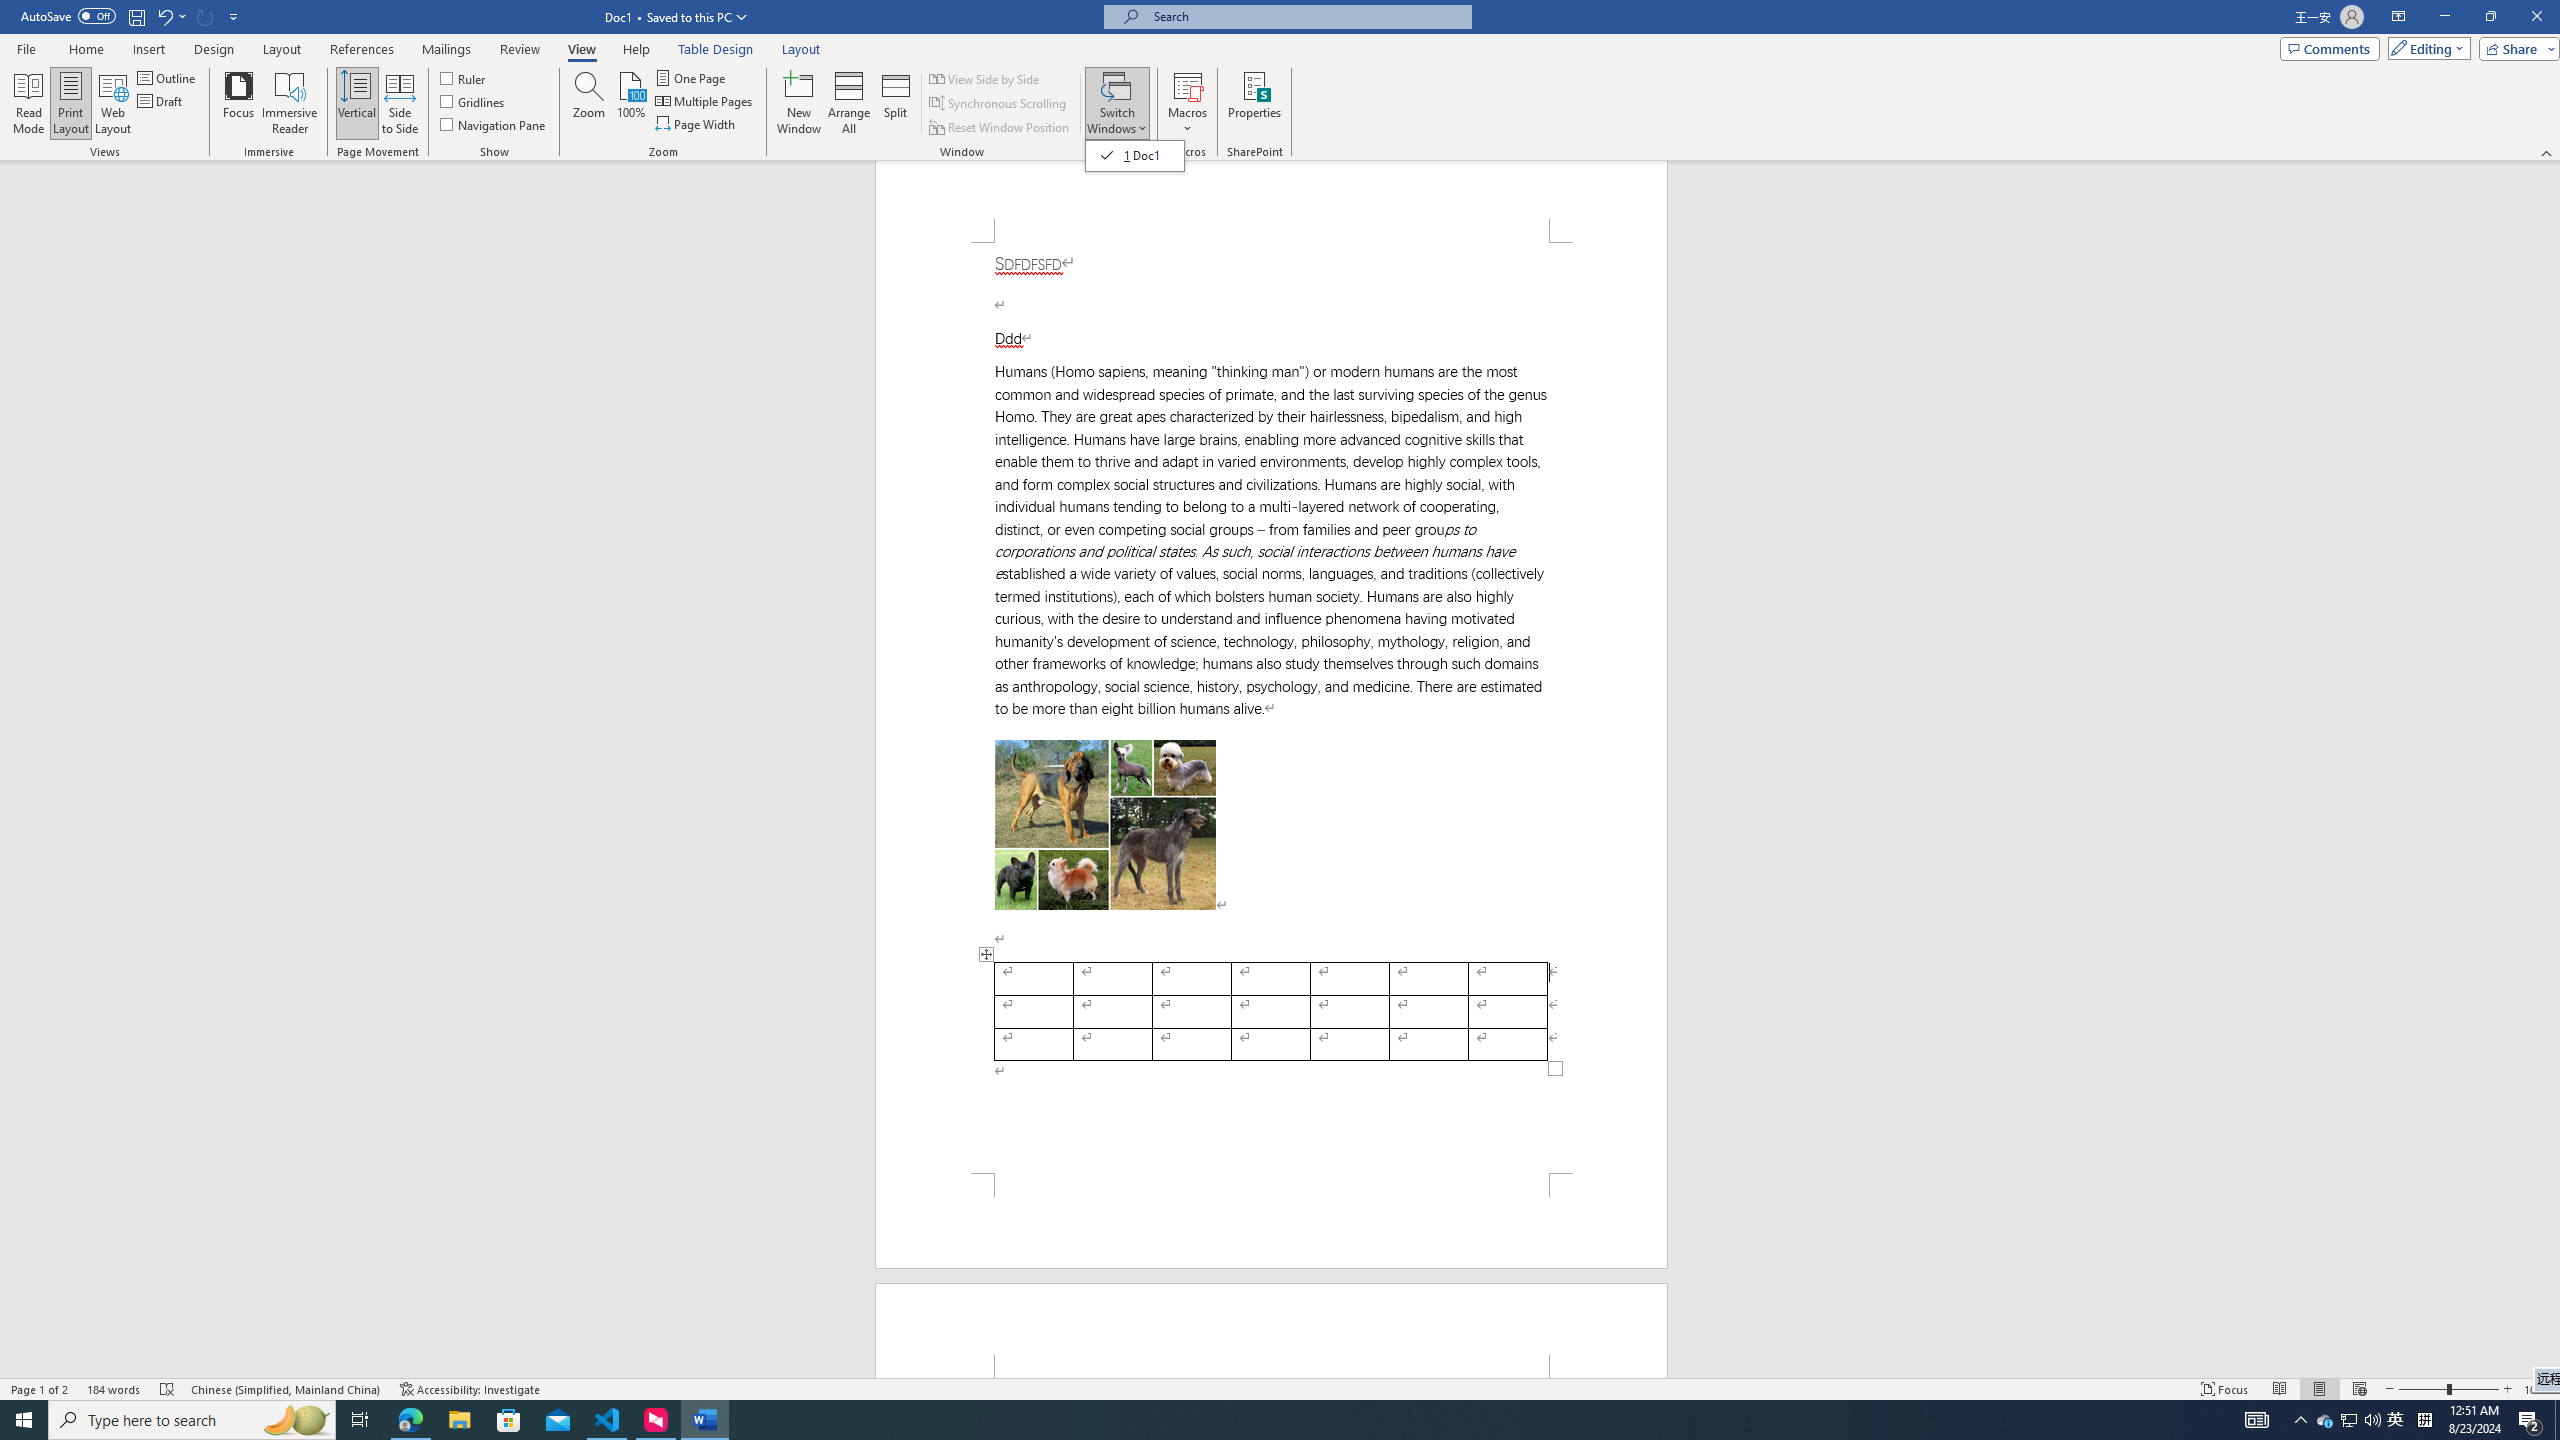  Describe the element at coordinates (362, 49) in the screenshot. I see `'References'` at that location.